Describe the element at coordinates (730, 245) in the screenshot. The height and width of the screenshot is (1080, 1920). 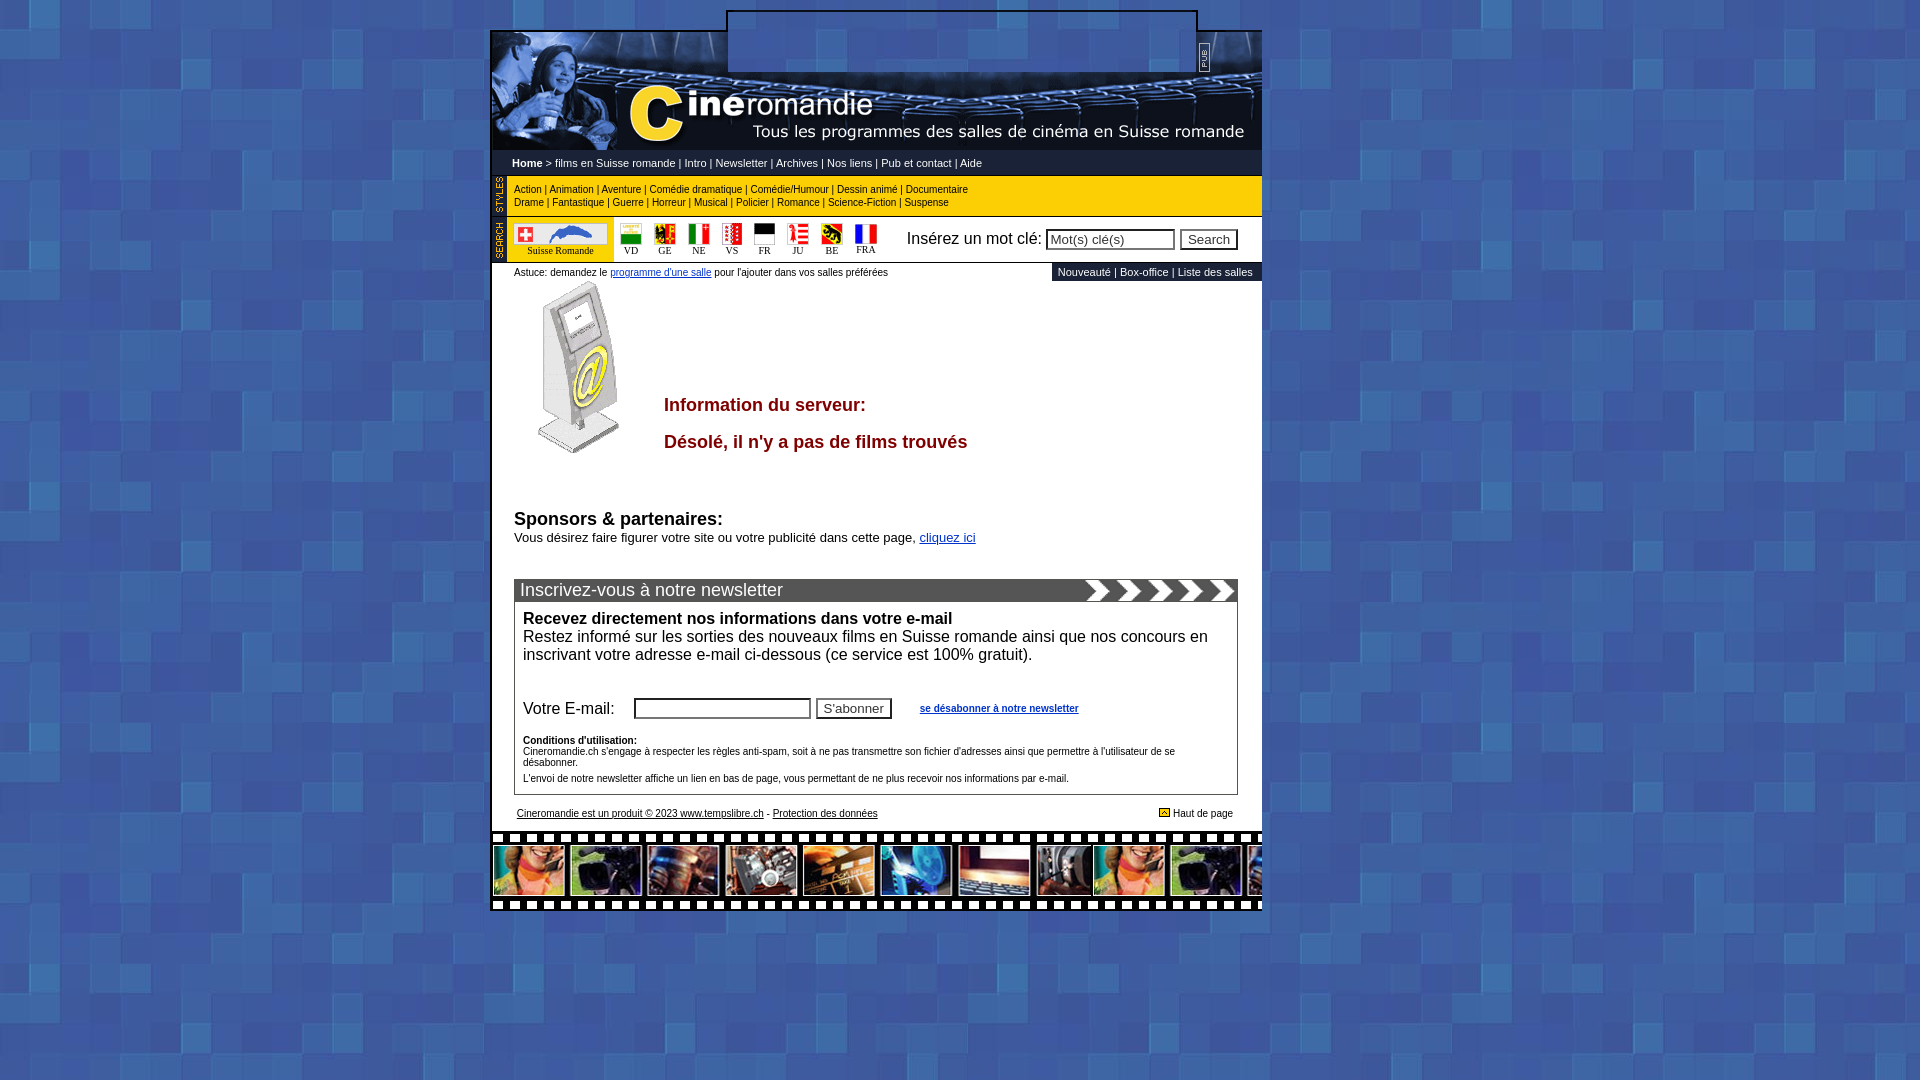
I see `'VS'` at that location.